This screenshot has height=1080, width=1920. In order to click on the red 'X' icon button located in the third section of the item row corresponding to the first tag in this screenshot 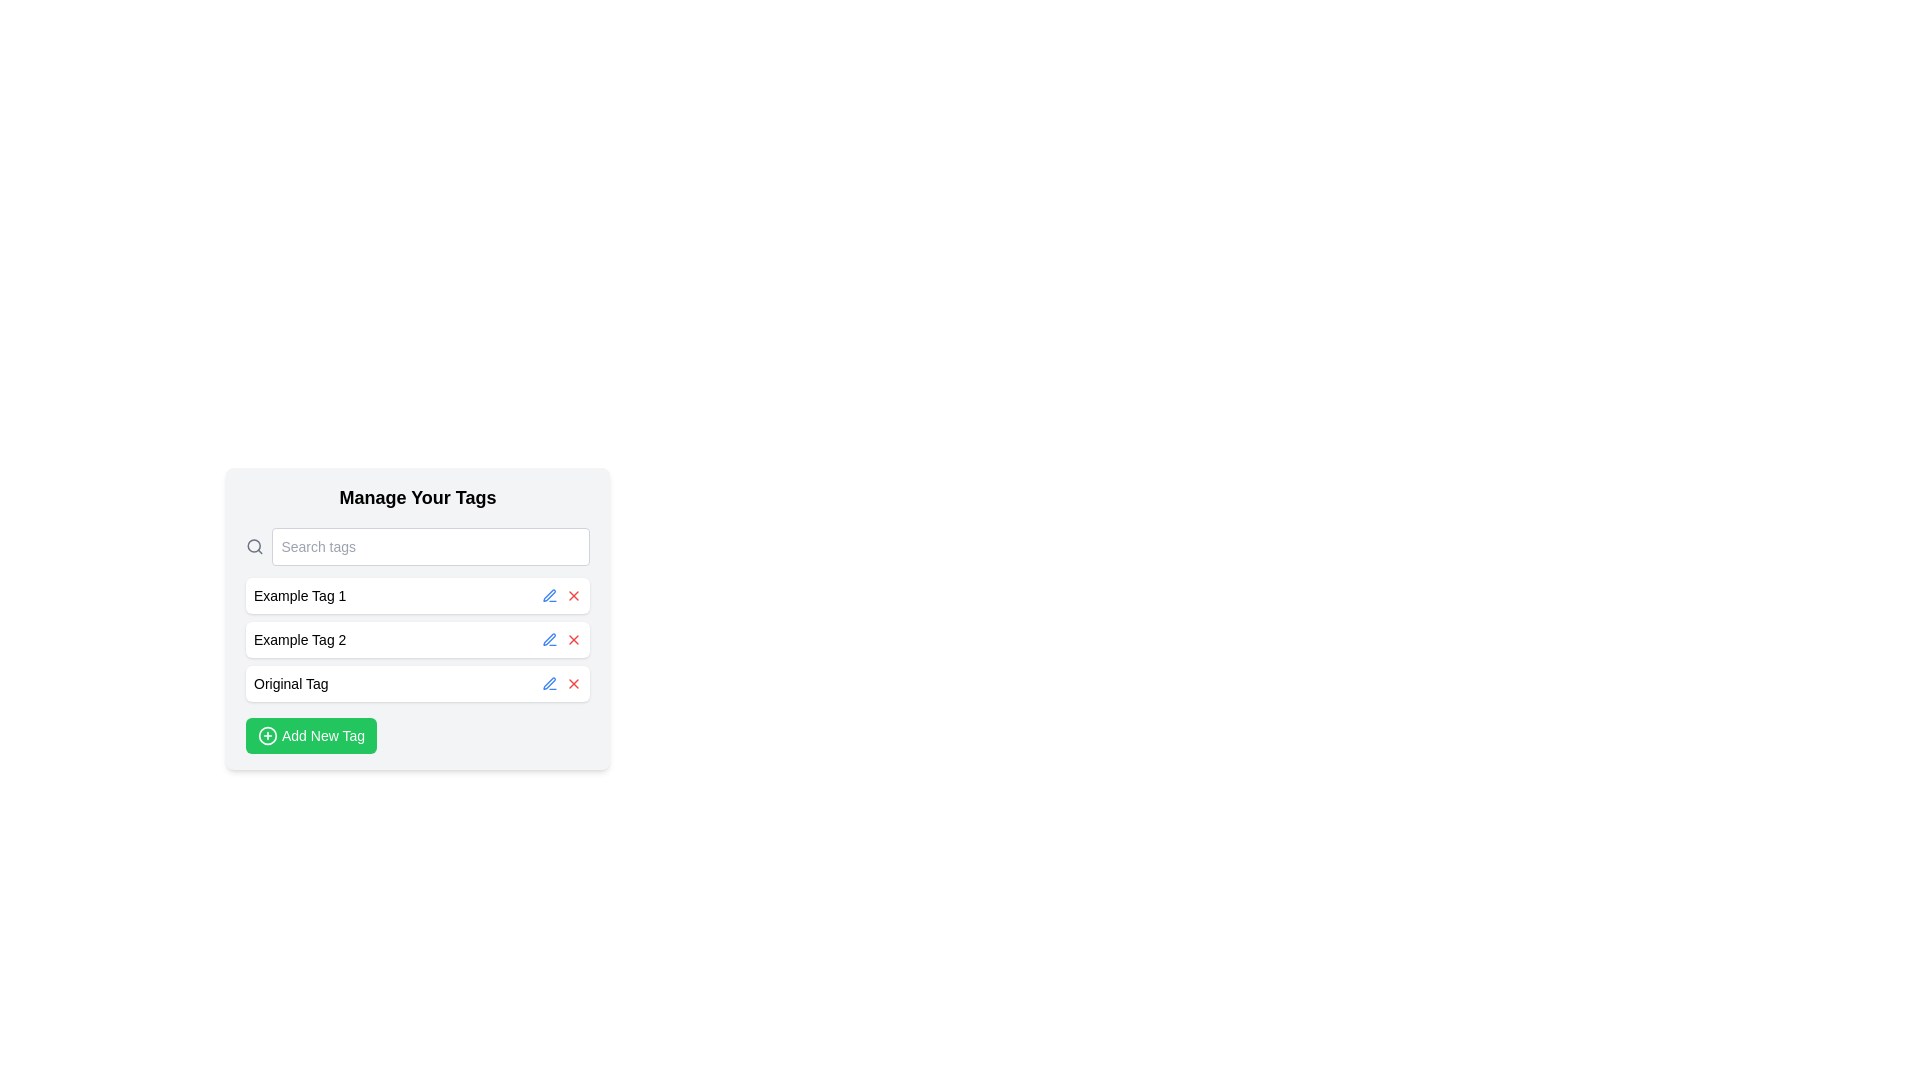, I will do `click(573, 595)`.